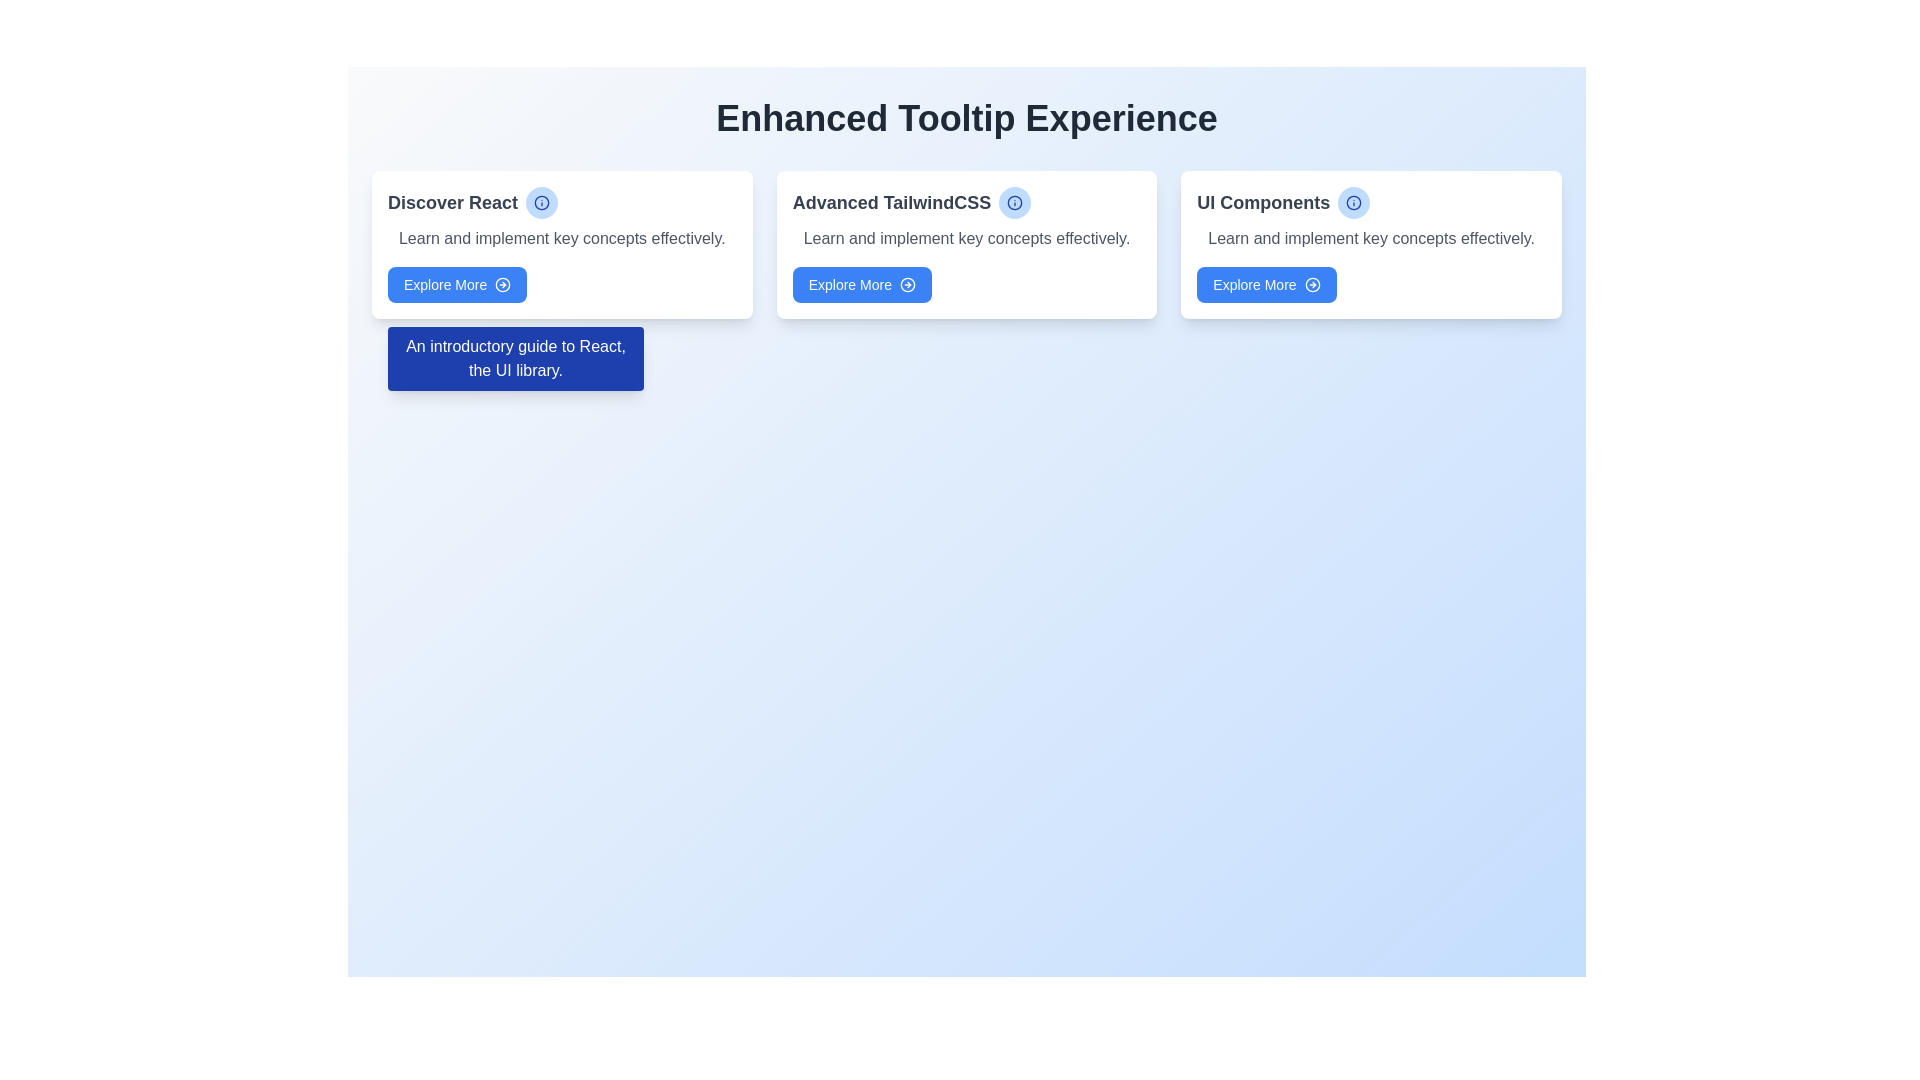 This screenshot has height=1080, width=1920. What do you see at coordinates (1354, 203) in the screenshot?
I see `the circular Icon Button with a blue background and 'i' icon` at bounding box center [1354, 203].